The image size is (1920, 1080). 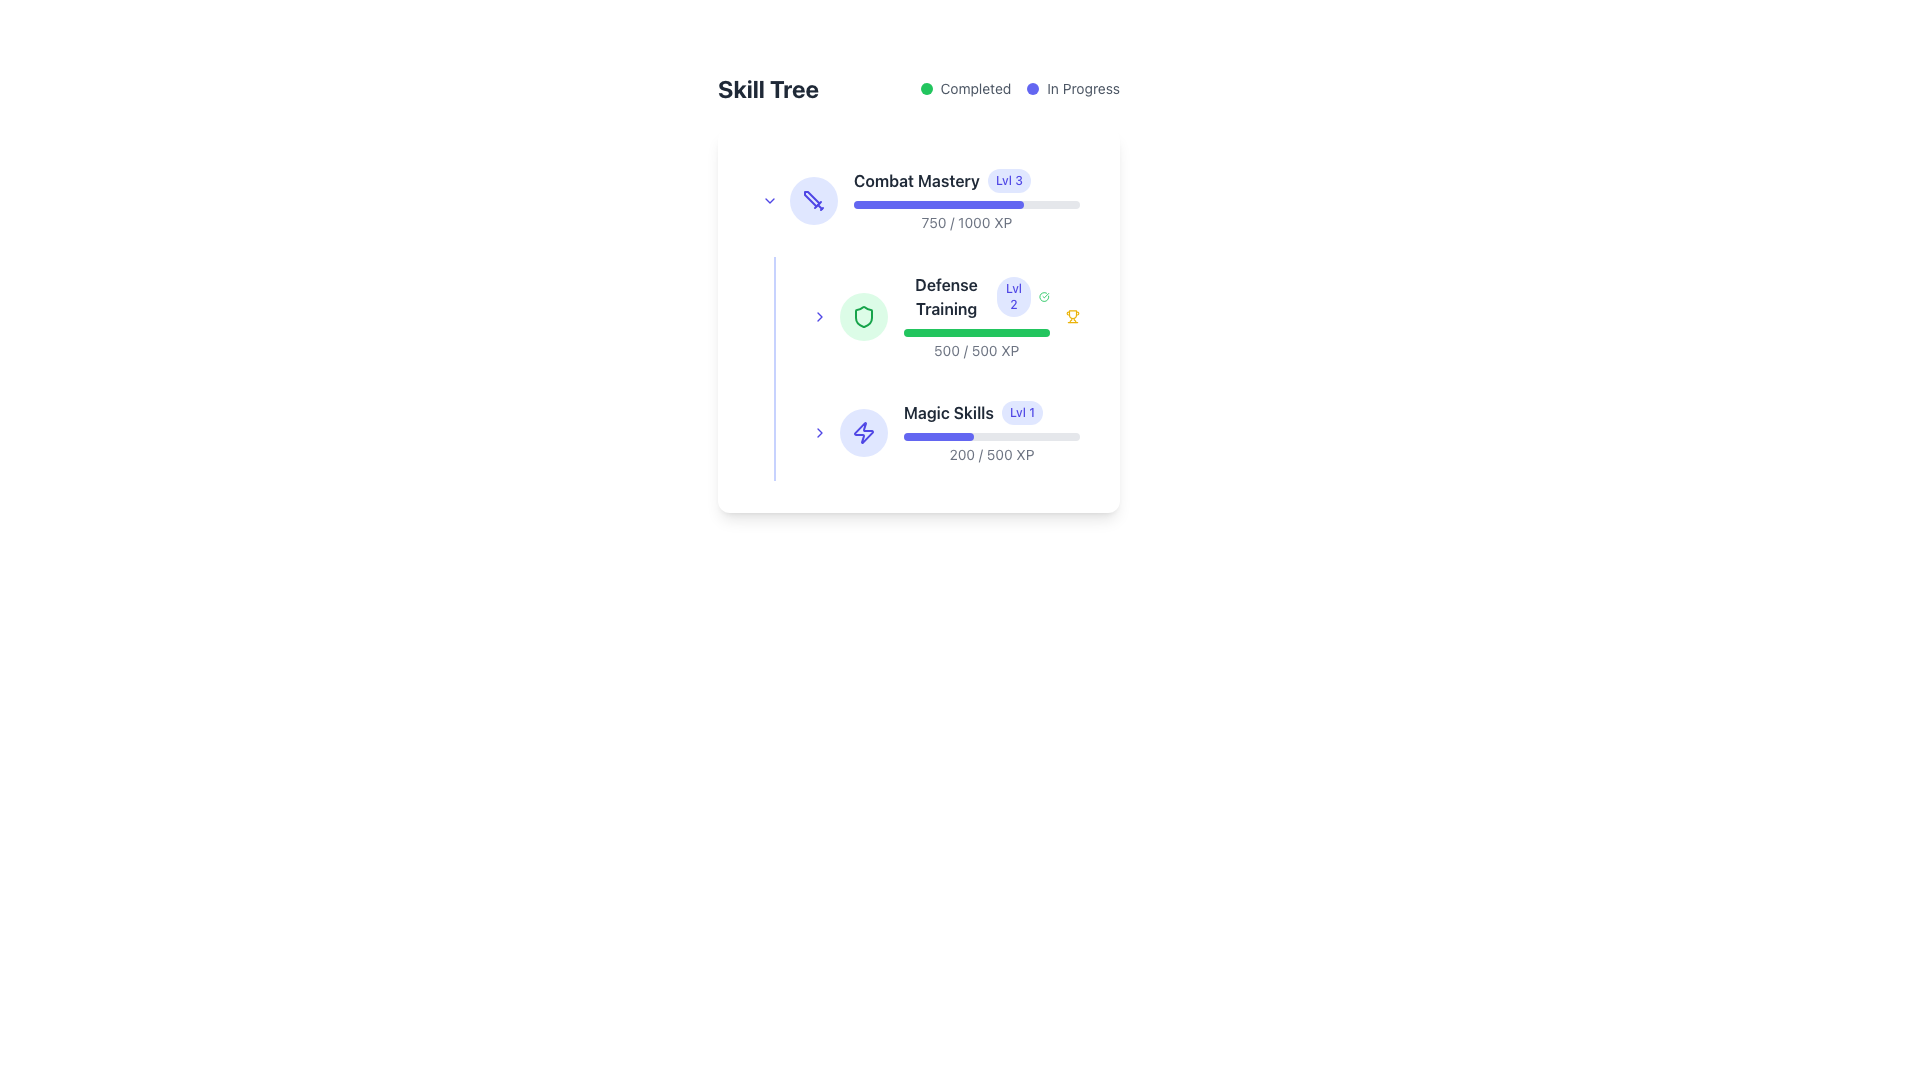 I want to click on the 'Defense Training' skill tracker, so click(x=917, y=315).